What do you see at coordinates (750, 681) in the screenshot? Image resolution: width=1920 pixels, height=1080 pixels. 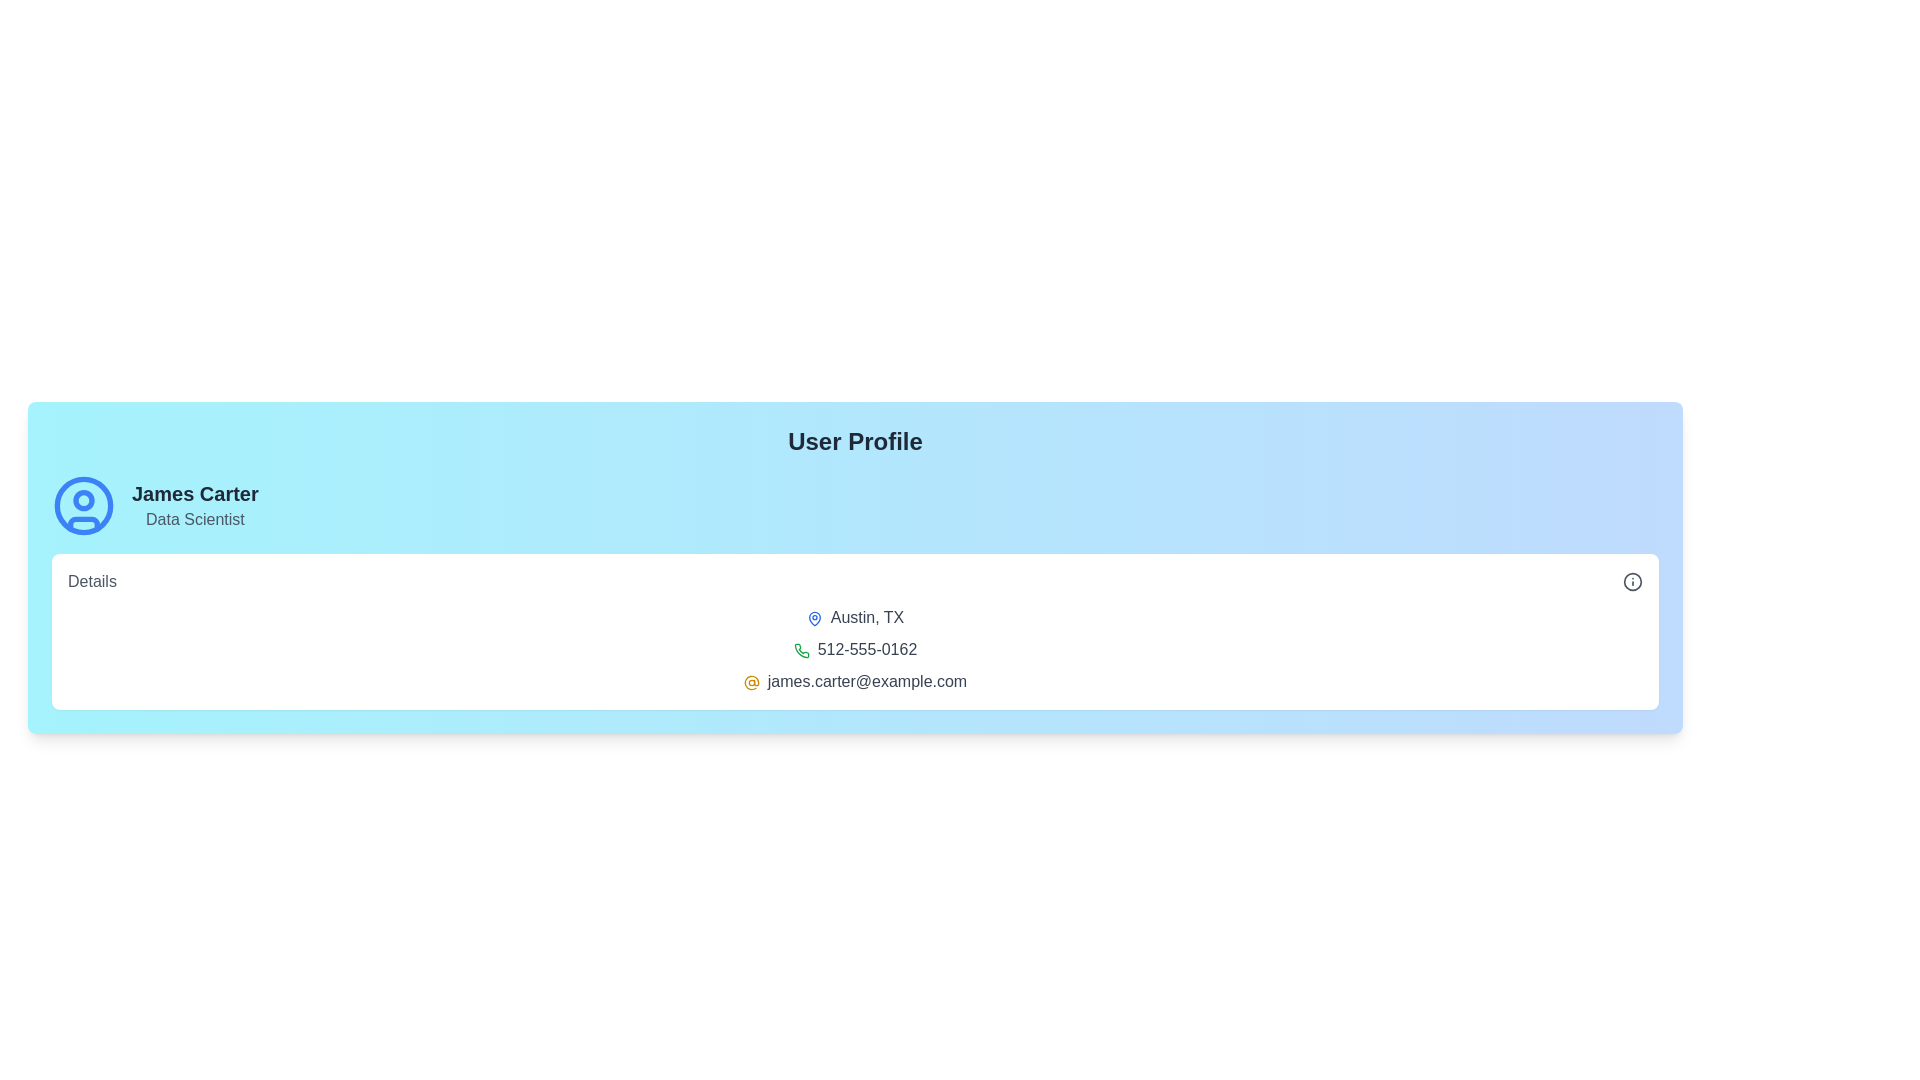 I see `the SVG icon representing the email address, which is positioned directly to the left of the text 'james.carter@example.com'` at bounding box center [750, 681].